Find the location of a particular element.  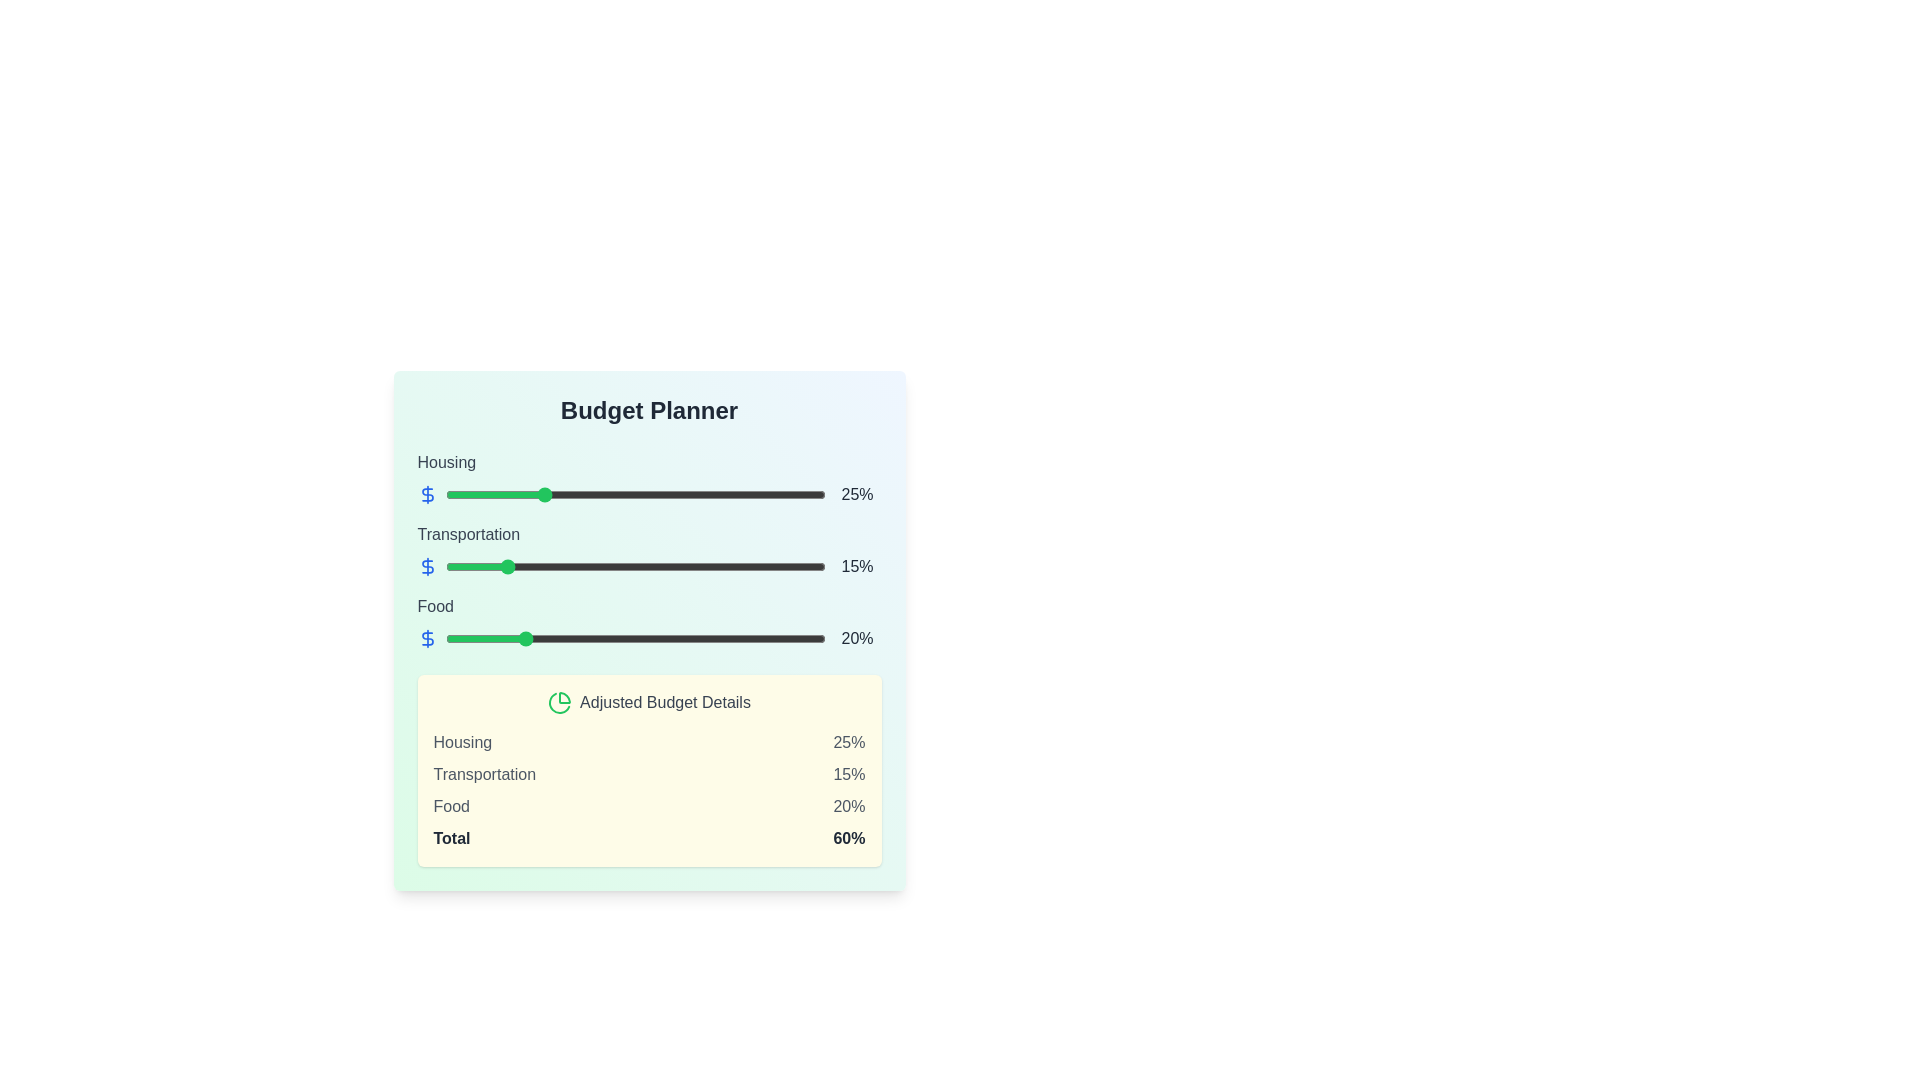

text label 'Adjusted Budget Details' which is accompanied by a green pie chart icon on its left, located at the top of a light yellow section is located at coordinates (649, 701).